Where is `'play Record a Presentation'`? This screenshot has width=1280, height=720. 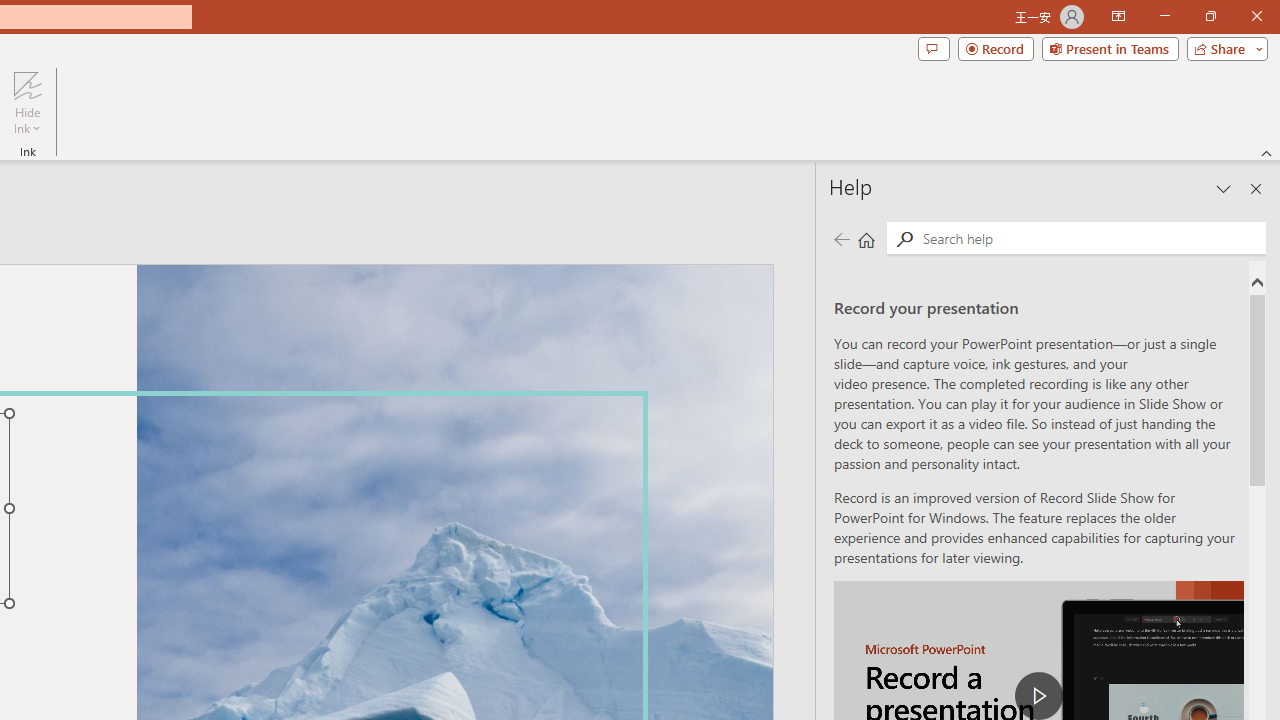
'play Record a Presentation' is located at coordinates (1038, 694).